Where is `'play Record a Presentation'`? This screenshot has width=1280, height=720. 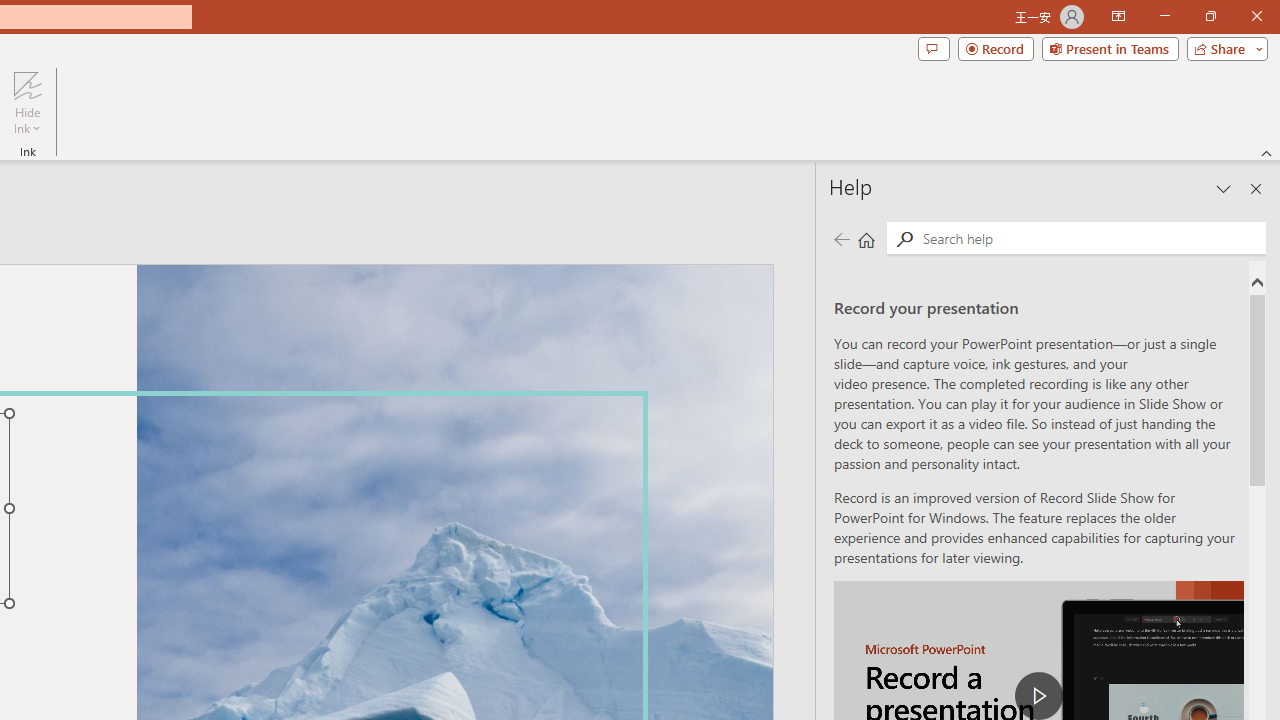
'play Record a Presentation' is located at coordinates (1038, 694).